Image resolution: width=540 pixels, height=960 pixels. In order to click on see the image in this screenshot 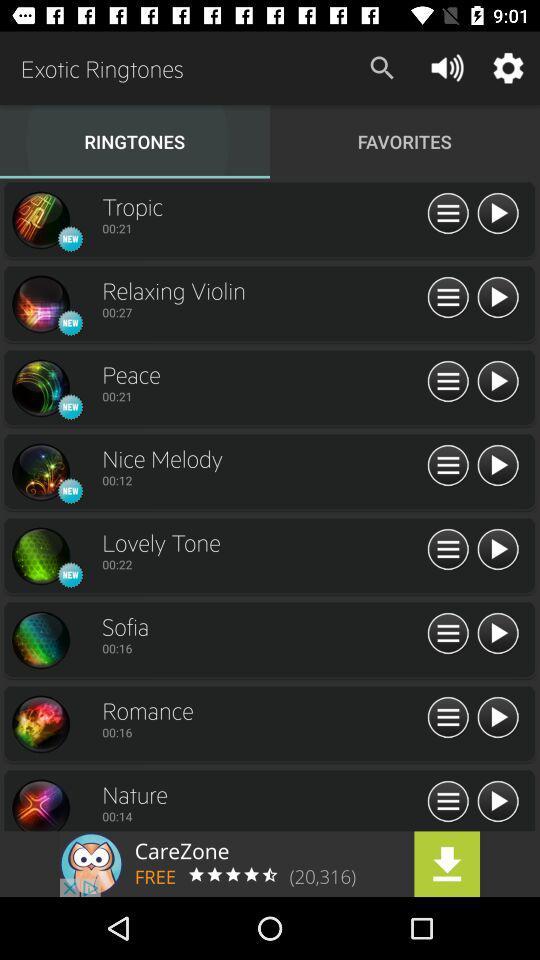, I will do `click(40, 723)`.